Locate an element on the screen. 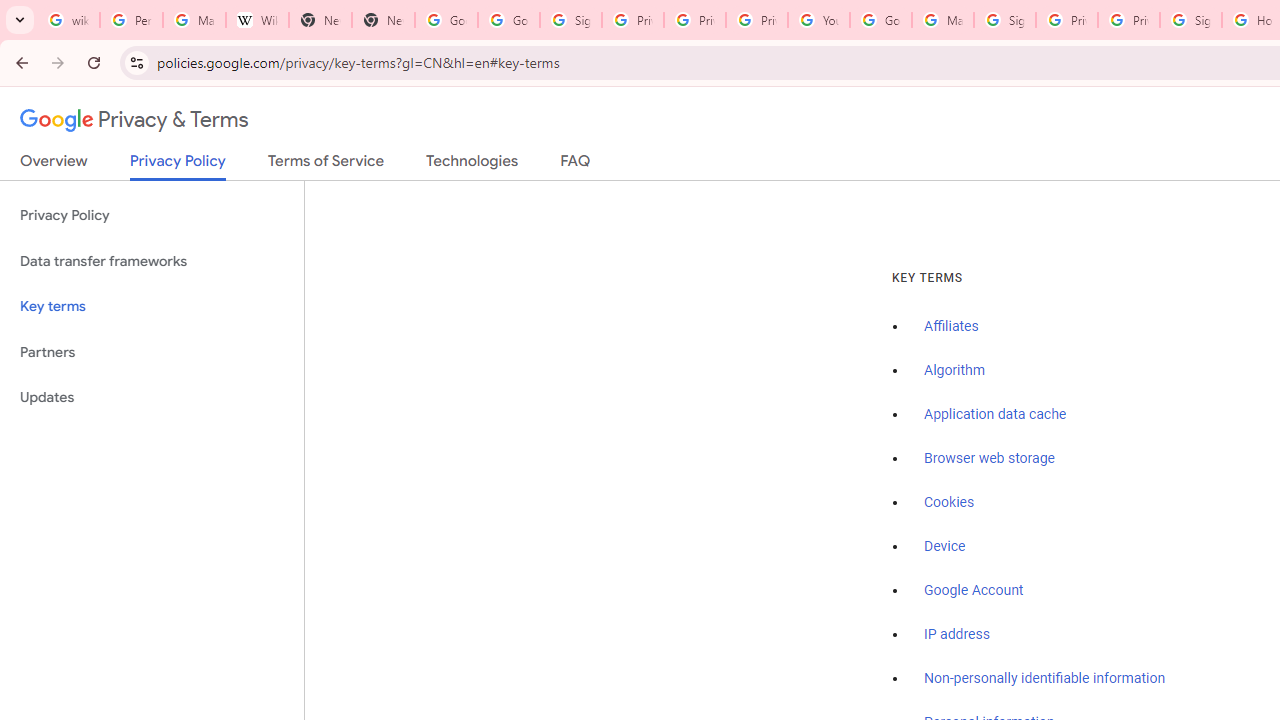 The image size is (1280, 720). 'Non-personally identifiable information' is located at coordinates (1044, 678).